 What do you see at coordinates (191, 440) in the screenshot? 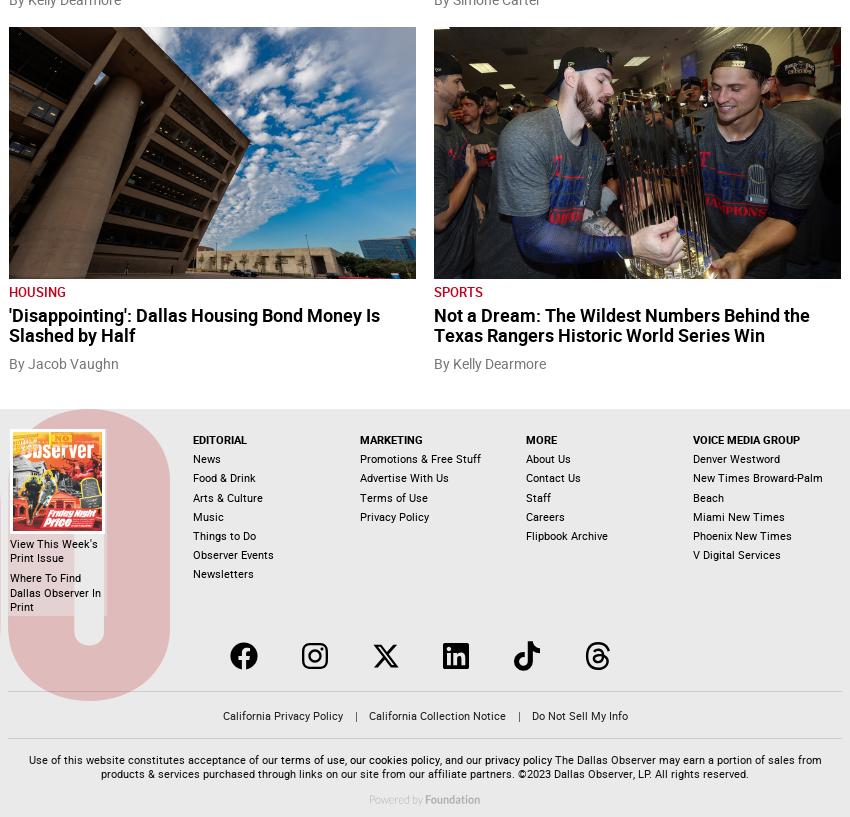
I see `'Editorial'` at bounding box center [191, 440].